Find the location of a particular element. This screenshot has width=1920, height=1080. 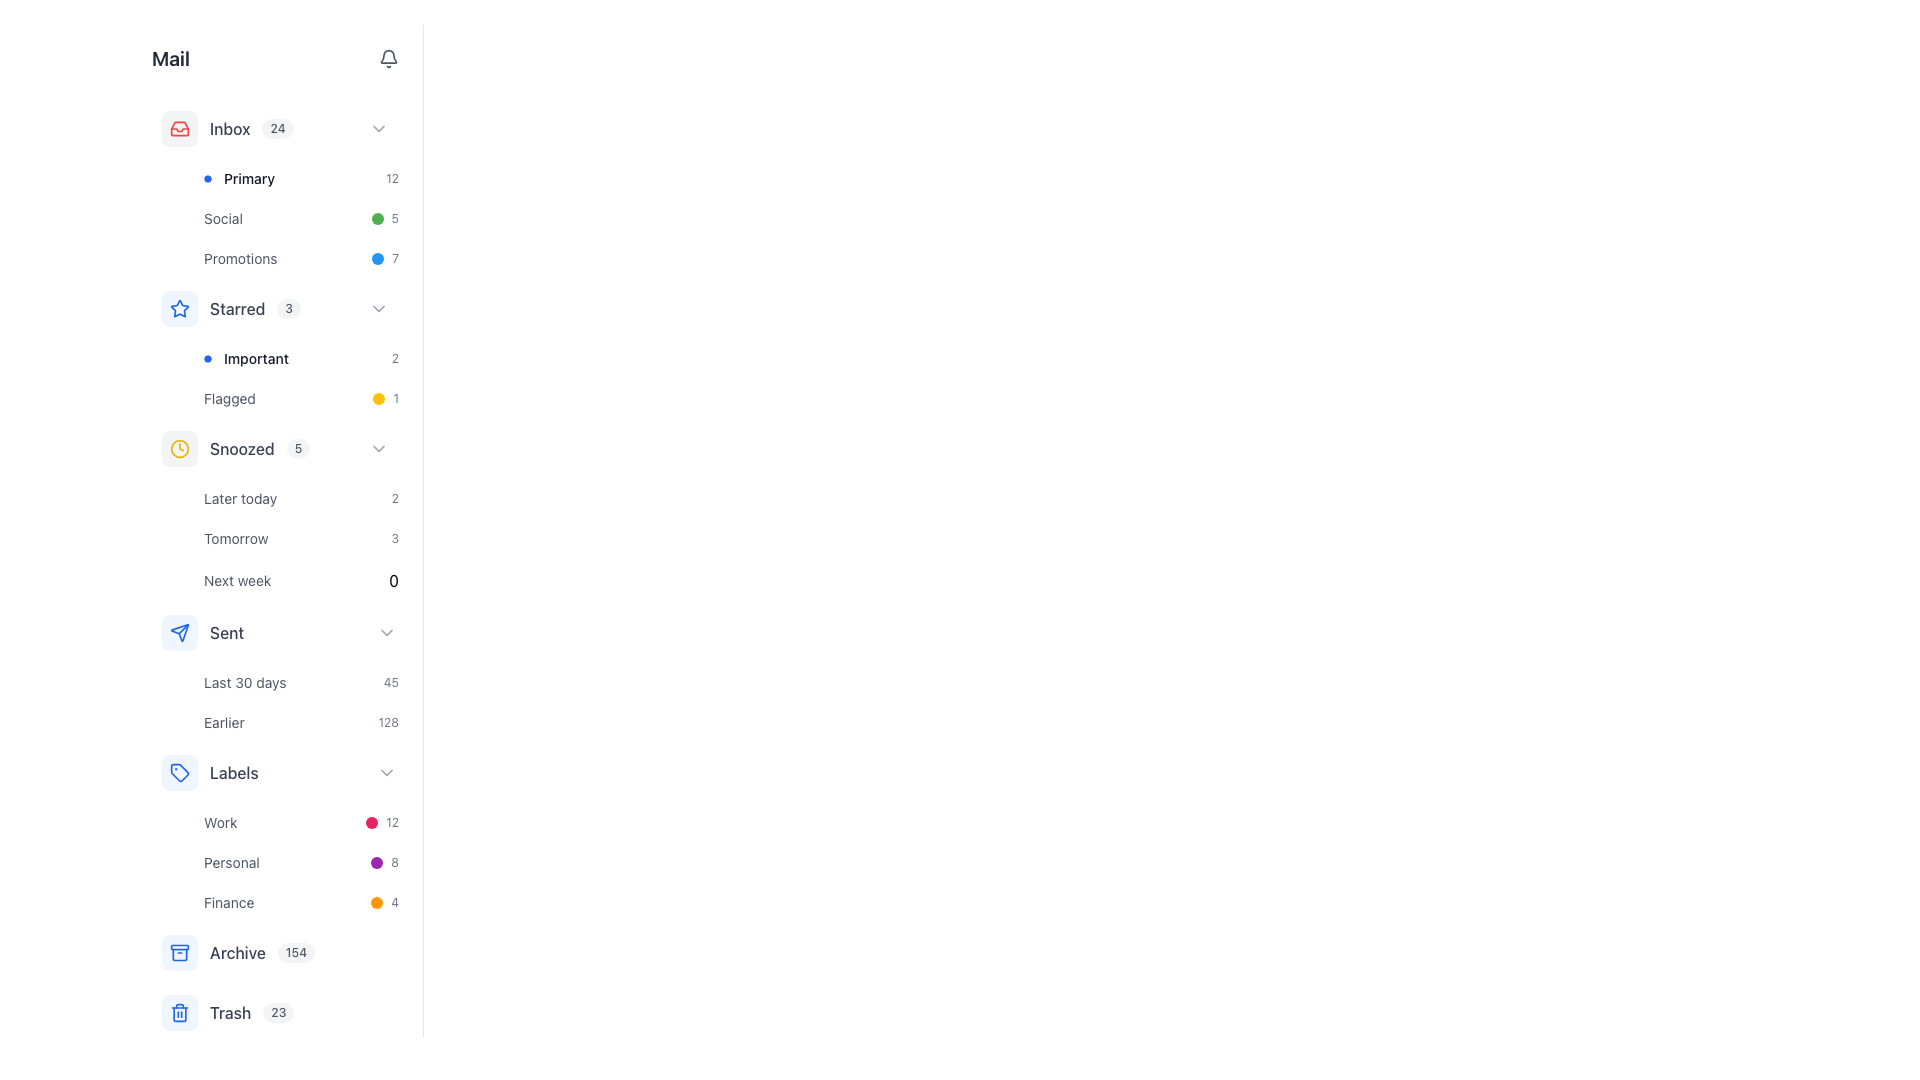

the rightward-pointing chevron icon in the 'Labels' section is located at coordinates (387, 771).